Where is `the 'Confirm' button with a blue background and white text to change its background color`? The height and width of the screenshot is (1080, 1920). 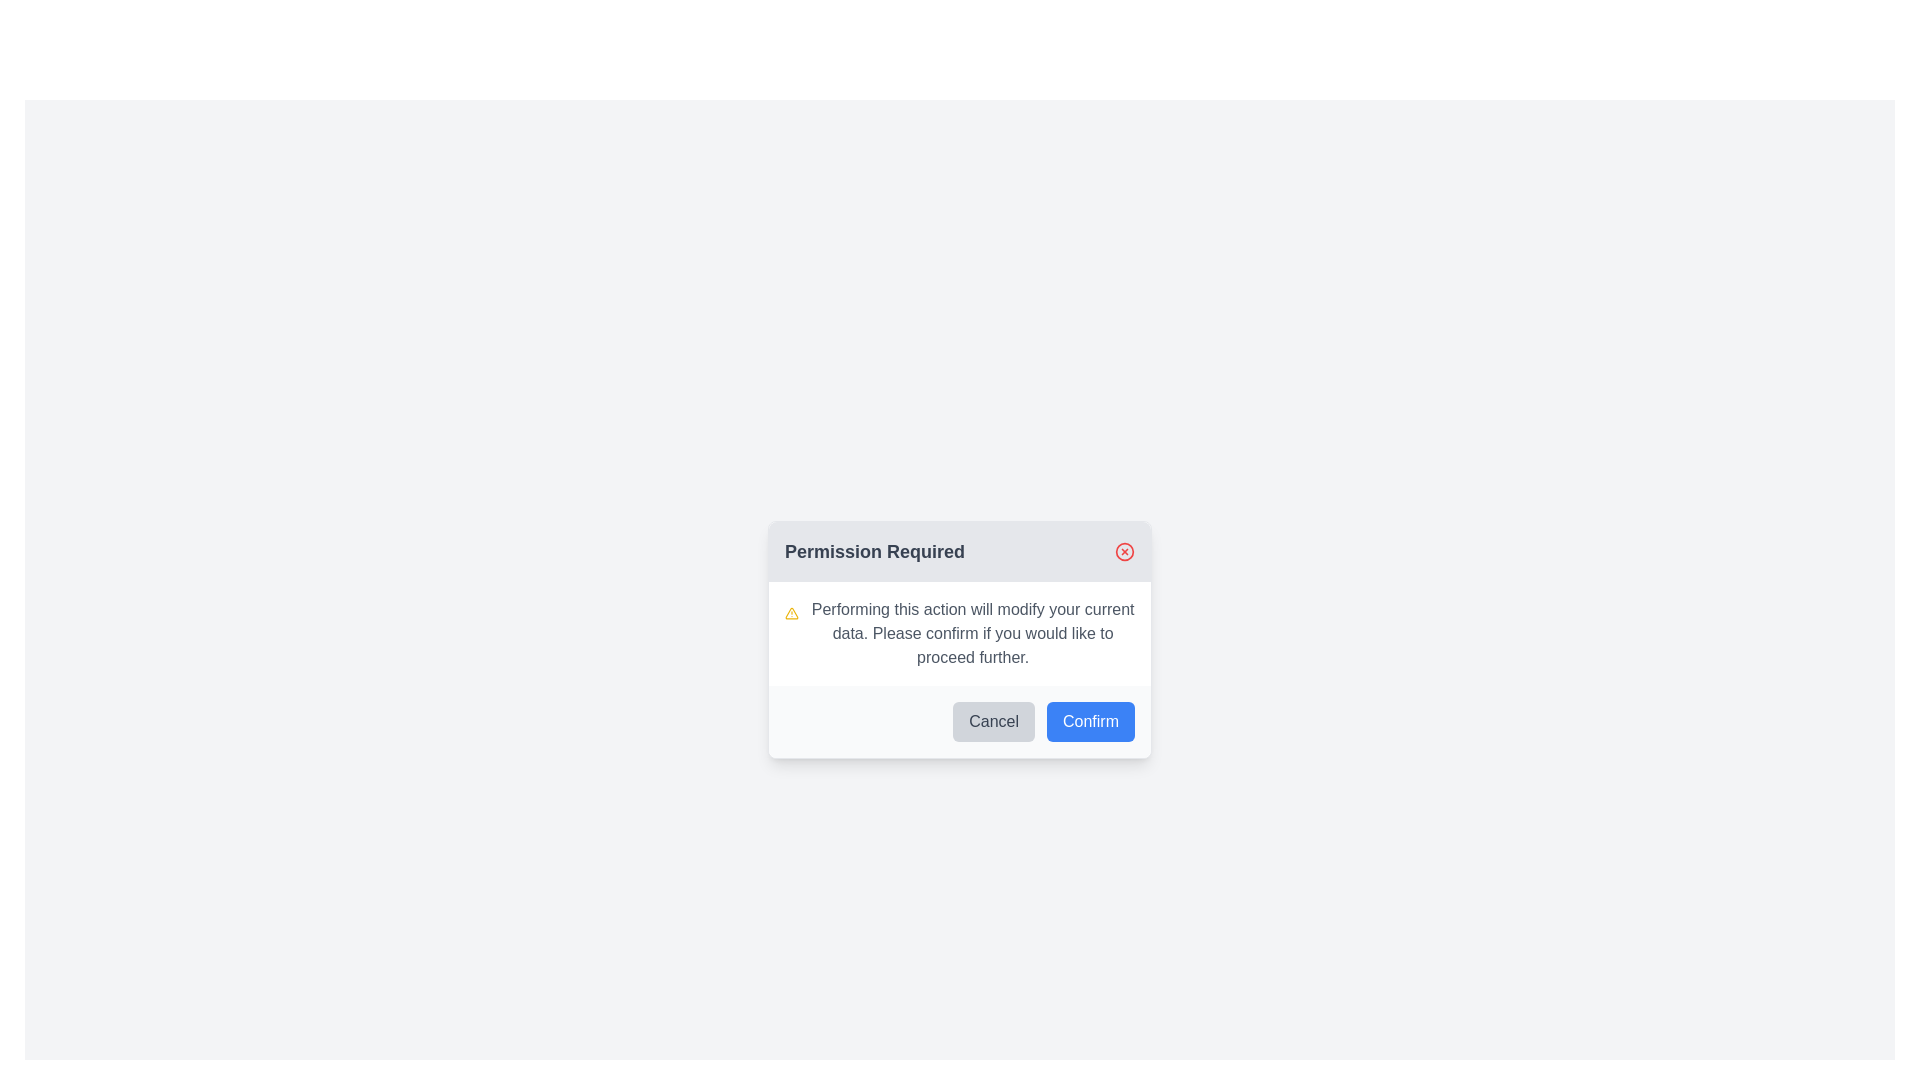
the 'Confirm' button with a blue background and white text to change its background color is located at coordinates (1089, 721).